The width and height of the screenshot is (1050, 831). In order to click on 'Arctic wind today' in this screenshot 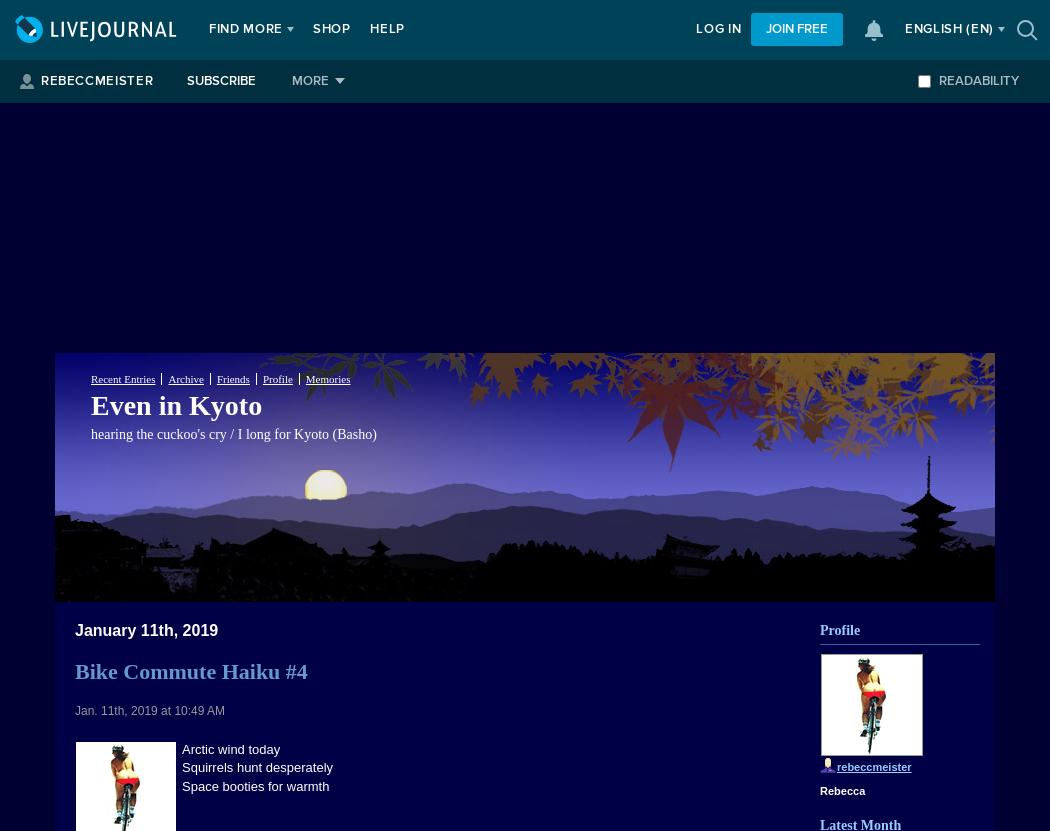, I will do `click(231, 749)`.